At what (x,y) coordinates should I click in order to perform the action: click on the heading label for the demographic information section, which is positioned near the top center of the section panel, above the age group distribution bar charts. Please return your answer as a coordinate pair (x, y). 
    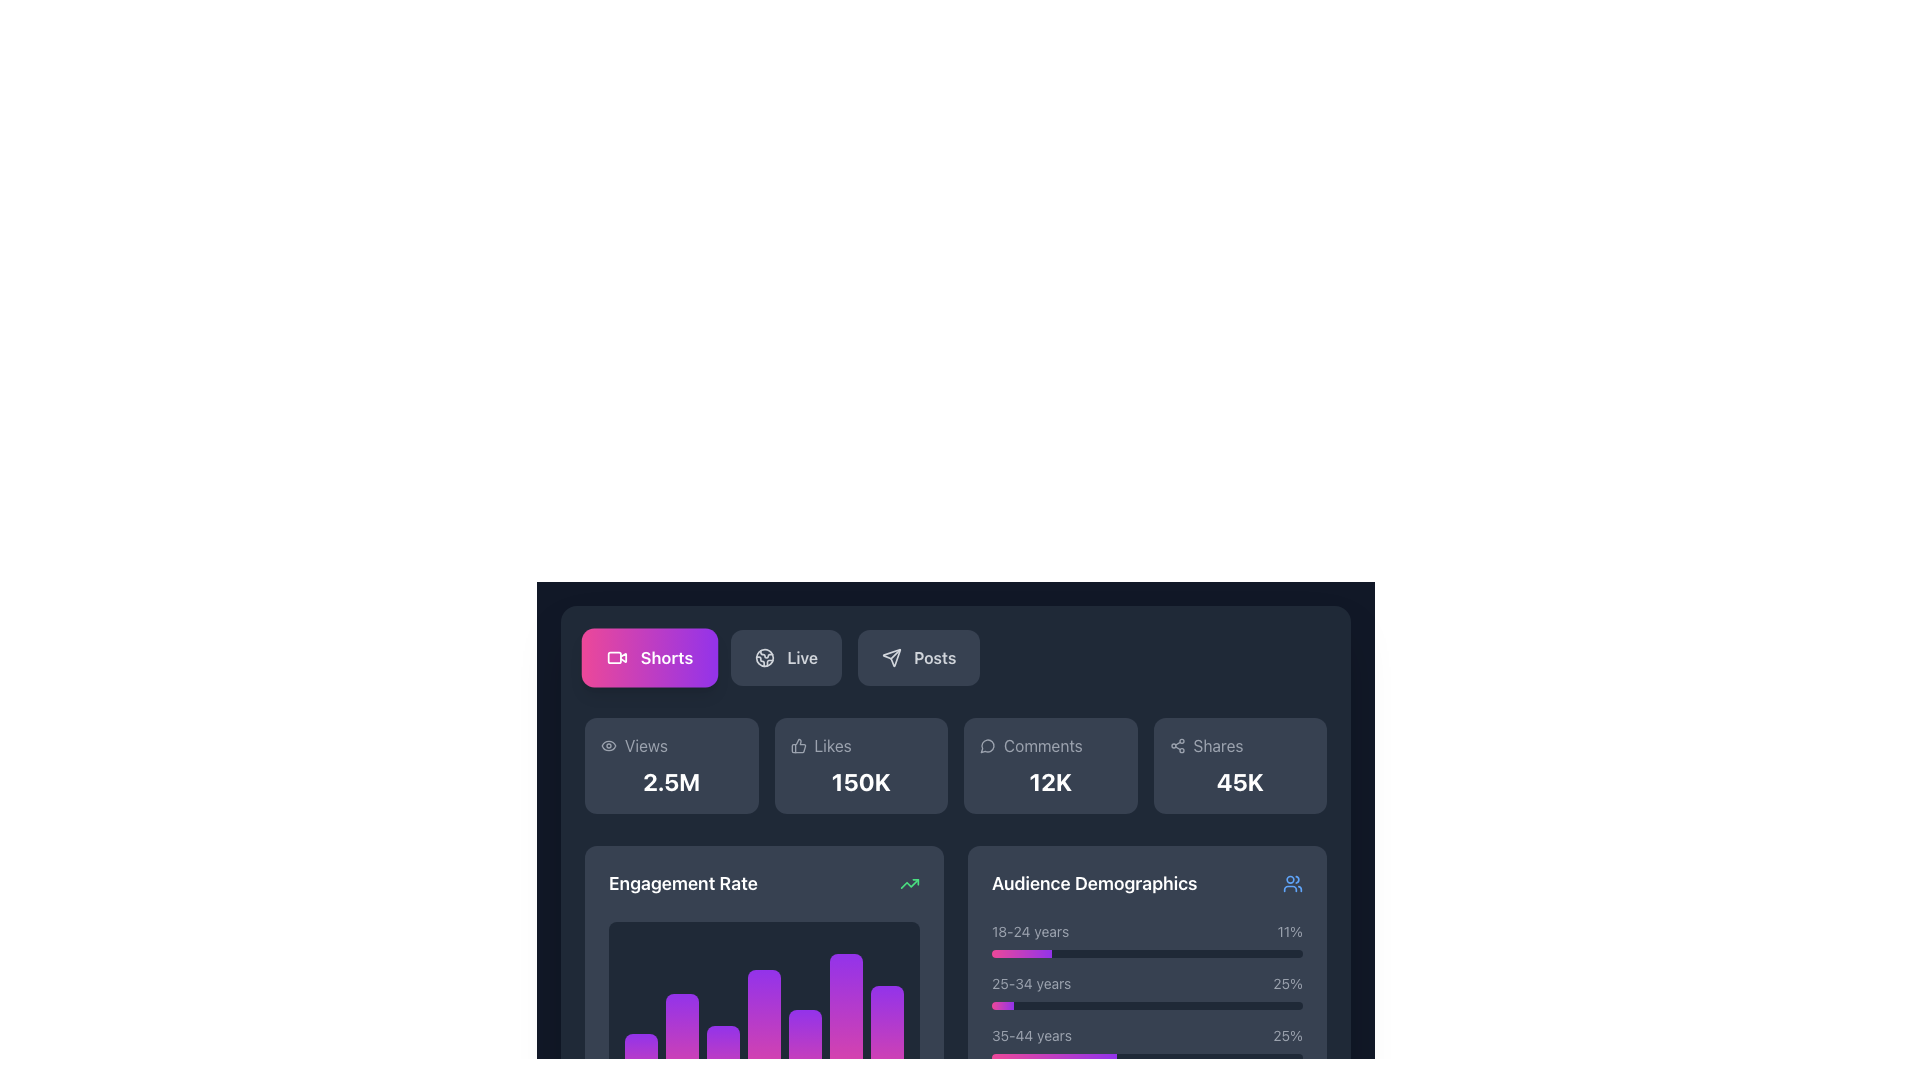
    Looking at the image, I should click on (1147, 882).